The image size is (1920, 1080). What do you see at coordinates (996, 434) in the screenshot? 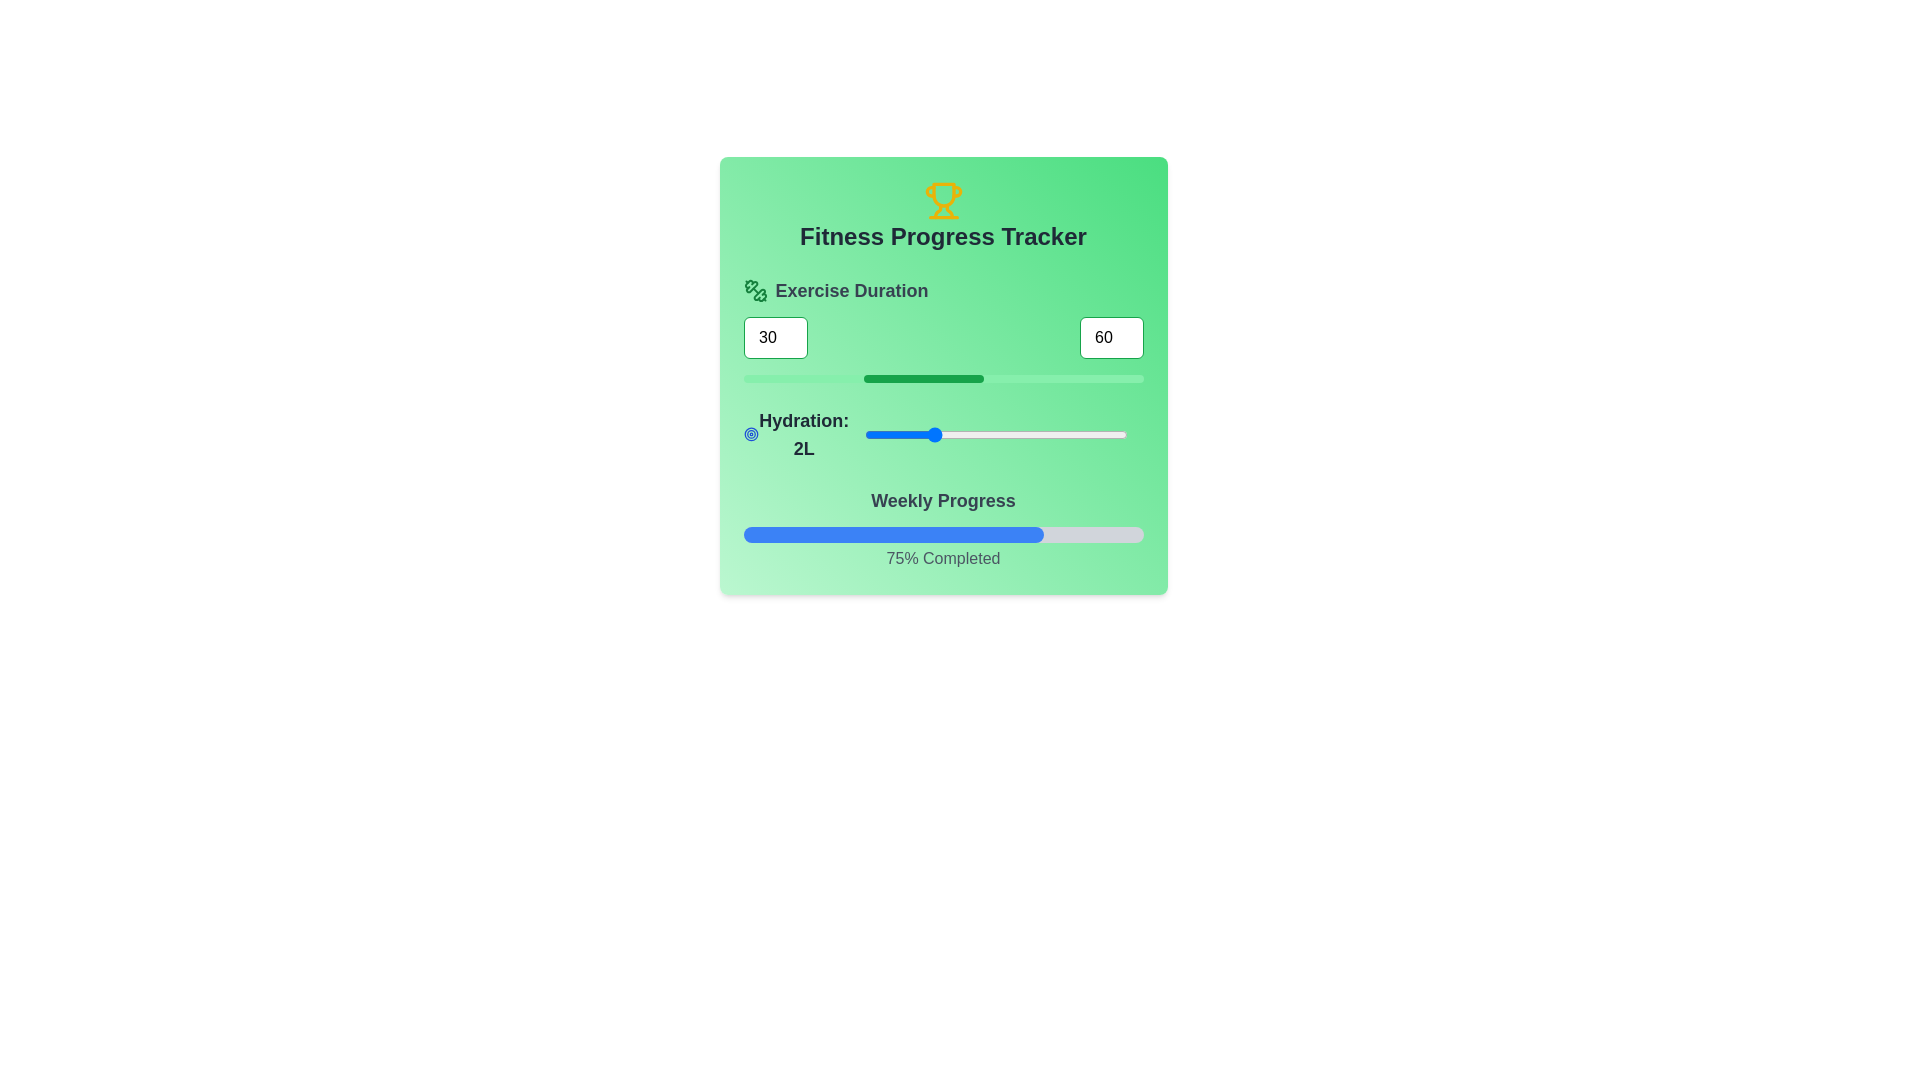
I see `the thumb of the horizontal range slider located below the 'Hydration: 2L' label` at bounding box center [996, 434].